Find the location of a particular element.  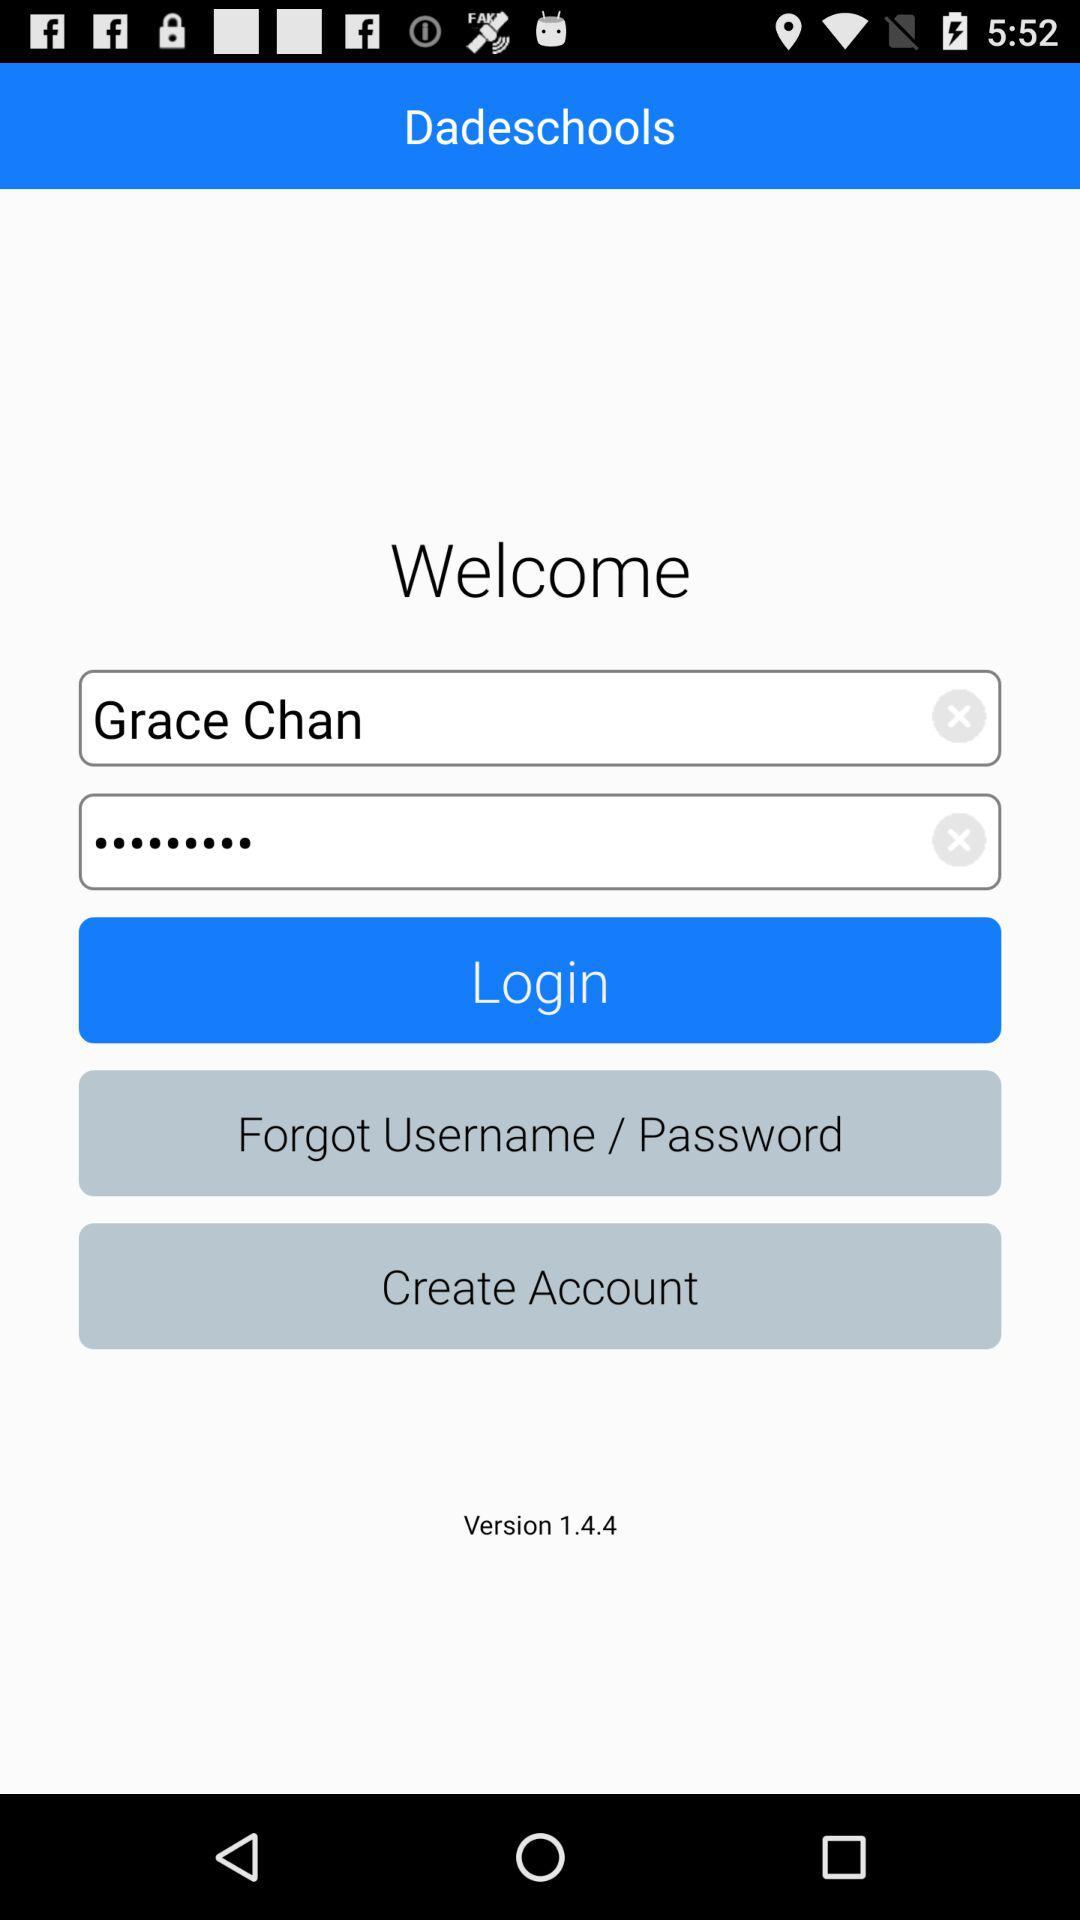

delete option is located at coordinates (947, 711).